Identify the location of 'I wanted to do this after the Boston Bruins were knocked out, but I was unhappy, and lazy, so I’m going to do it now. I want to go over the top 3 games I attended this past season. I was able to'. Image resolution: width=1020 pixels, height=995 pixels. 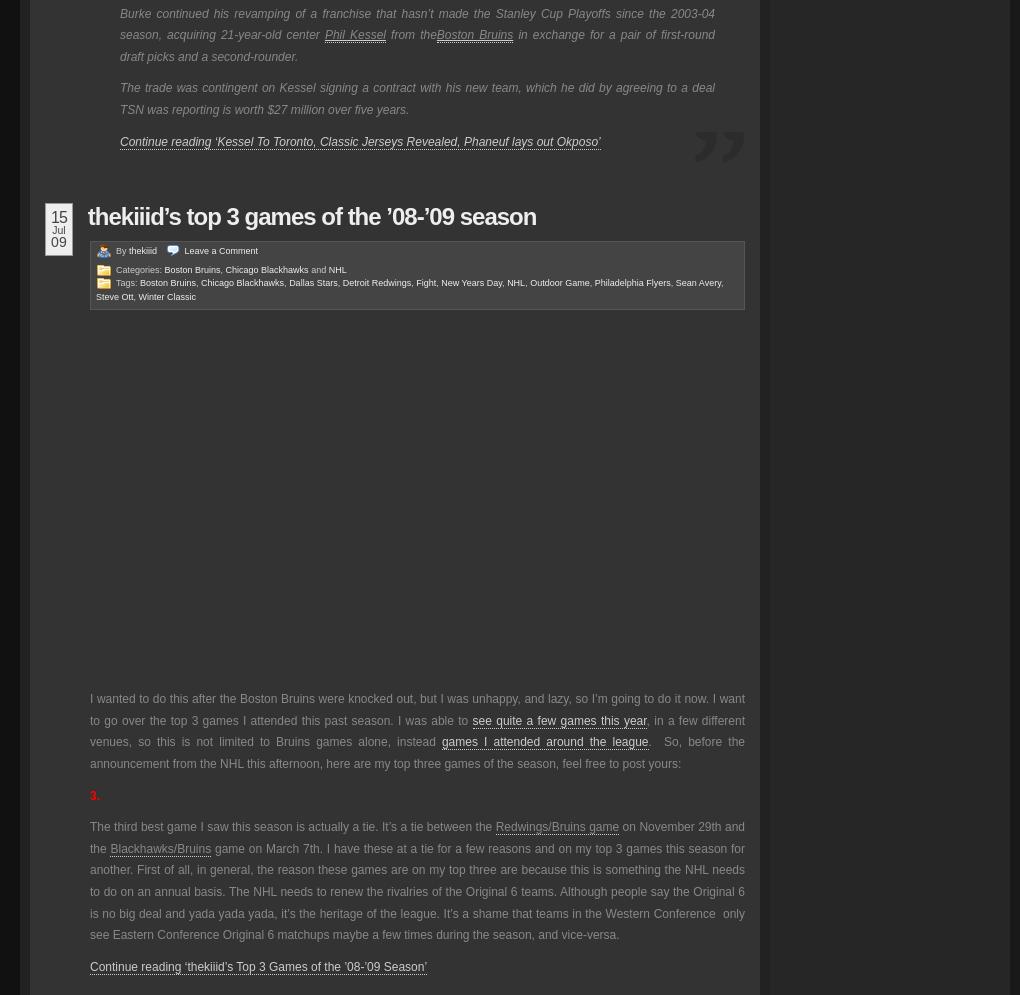
(88, 709).